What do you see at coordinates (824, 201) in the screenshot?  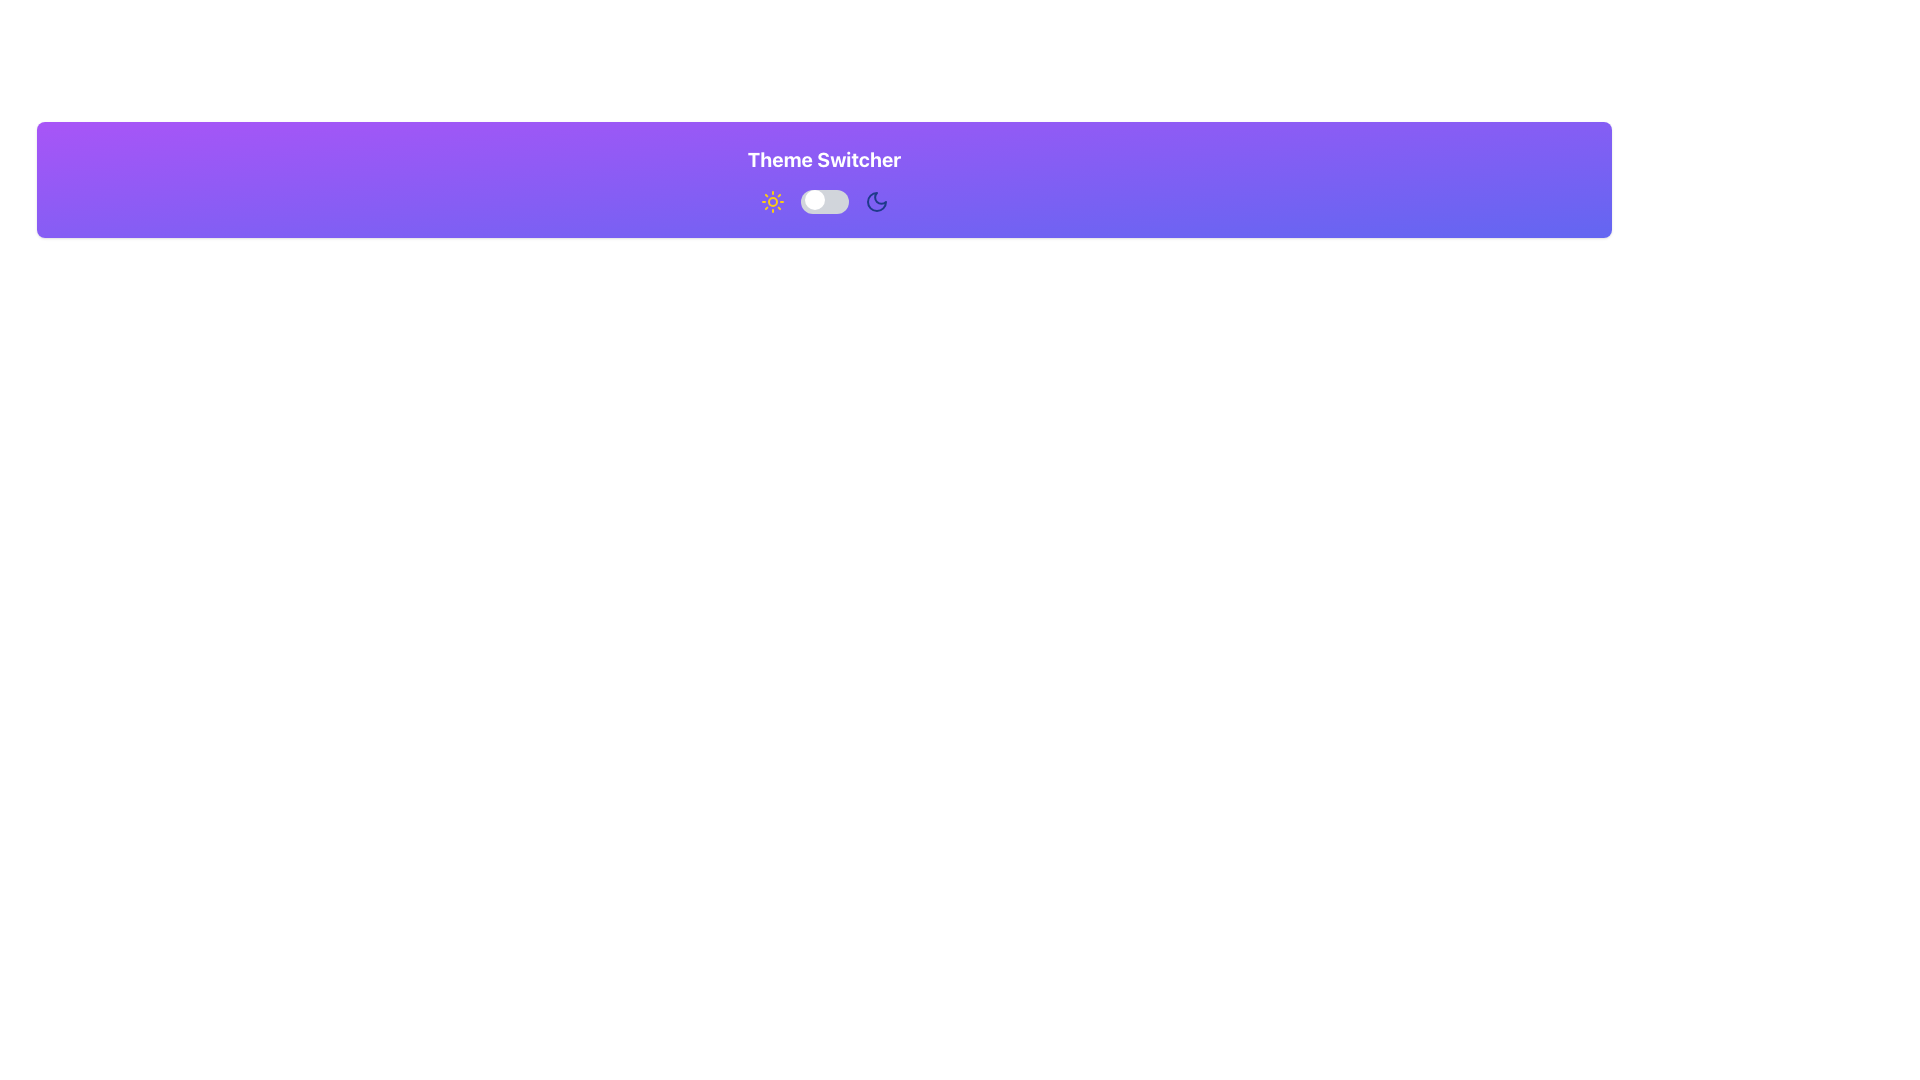 I see `the toggle switch, which is part of the 'Theme Switcher' group` at bounding box center [824, 201].